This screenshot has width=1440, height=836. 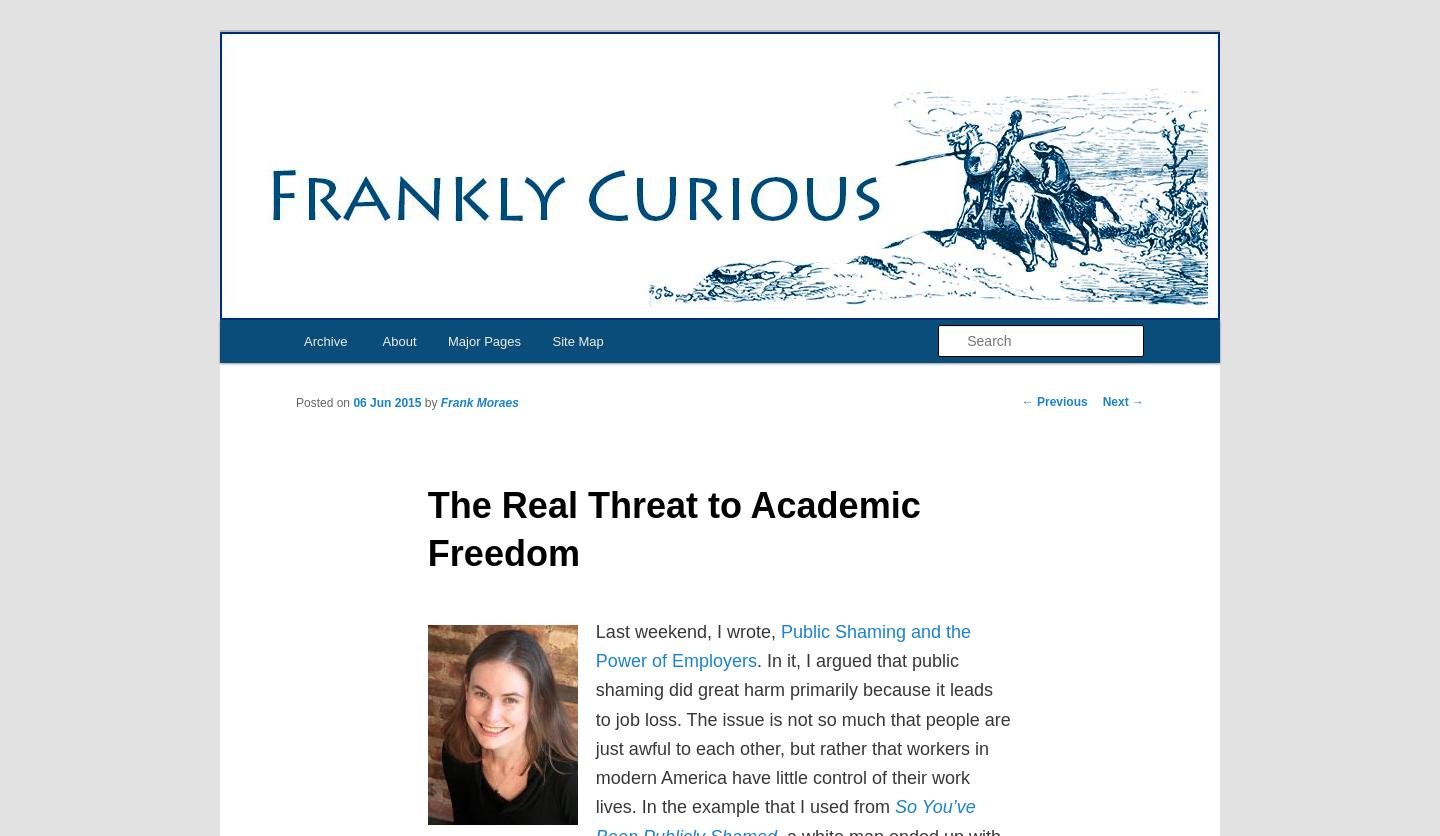 What do you see at coordinates (802, 733) in the screenshot?
I see `'. In it, I argued that public shaming did great harm primarily because it leads to job loss. The issue is not so much that people are just awful to each other, but rather that workers in modern America have little control of their work lives. In the example that I used from'` at bounding box center [802, 733].